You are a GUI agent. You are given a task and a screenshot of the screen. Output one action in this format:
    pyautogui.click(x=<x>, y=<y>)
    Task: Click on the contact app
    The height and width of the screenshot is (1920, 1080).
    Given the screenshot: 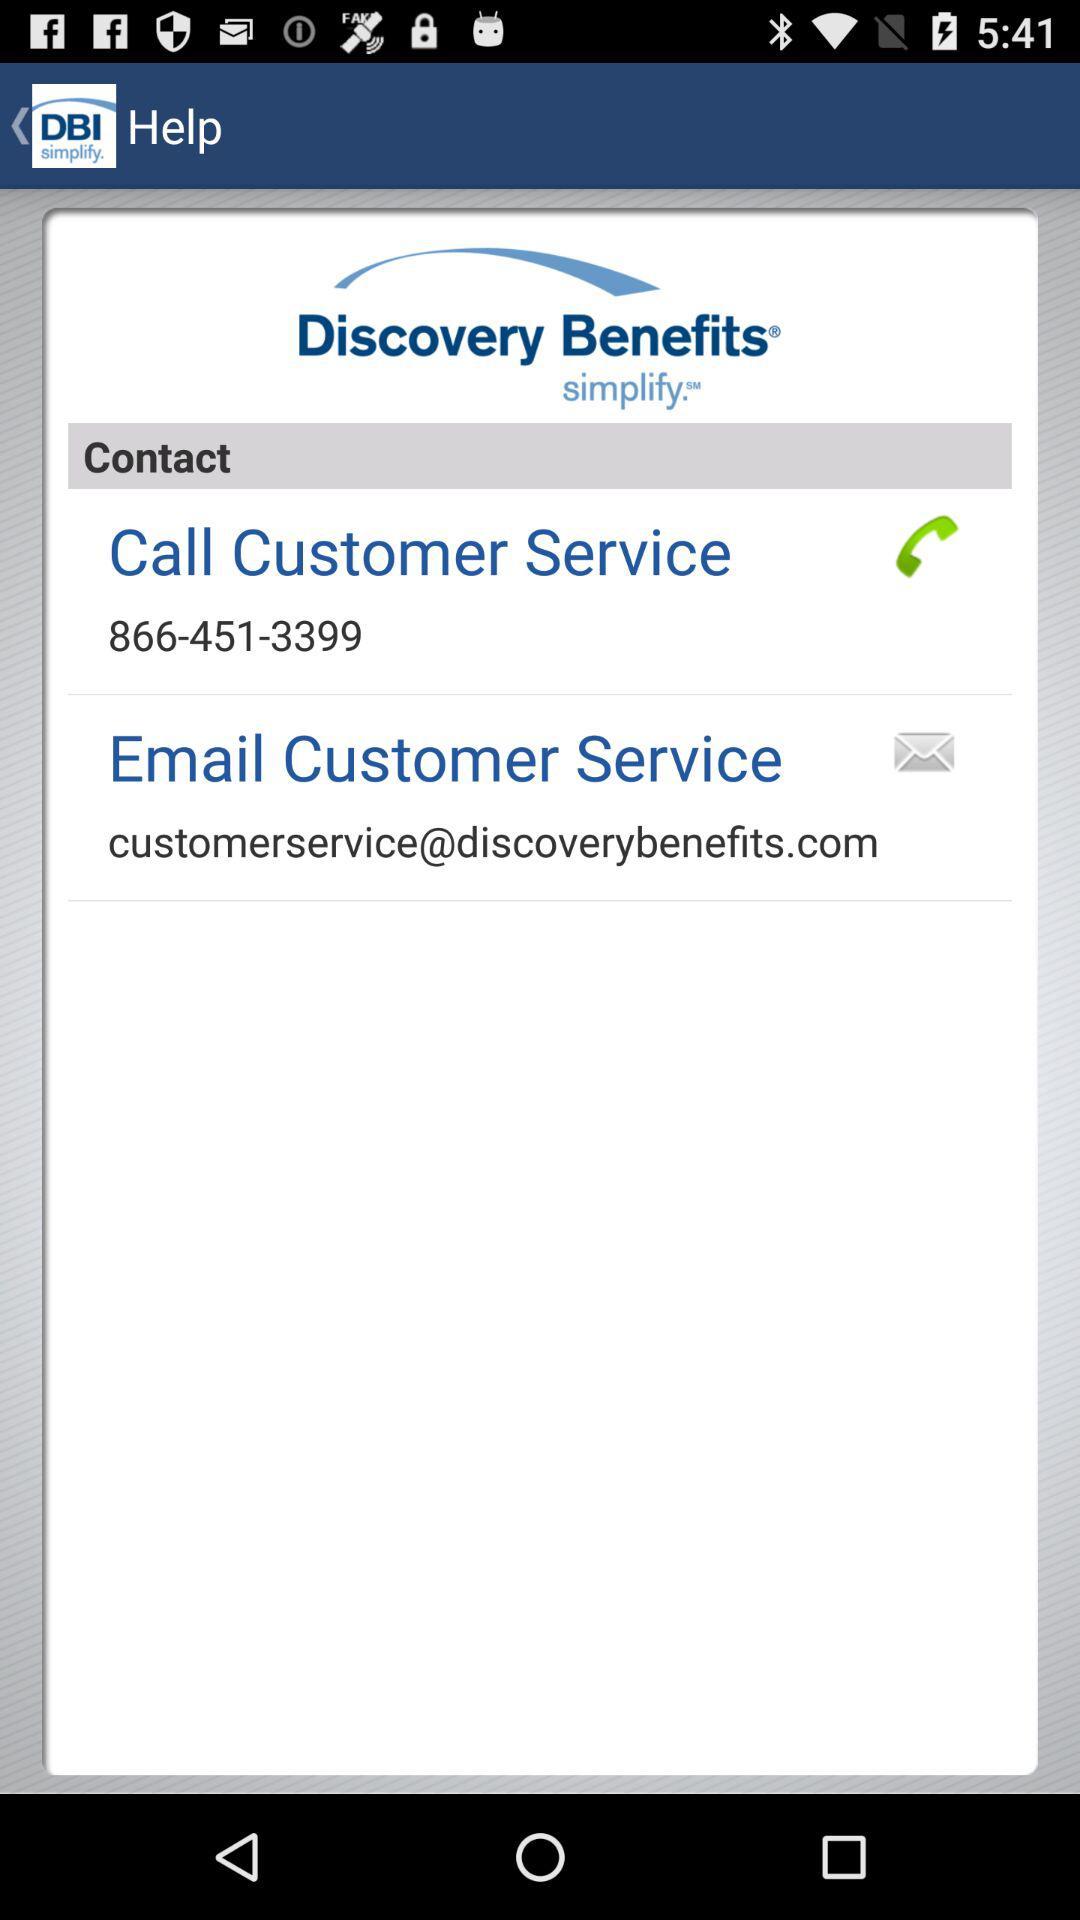 What is the action you would take?
    pyautogui.click(x=540, y=455)
    